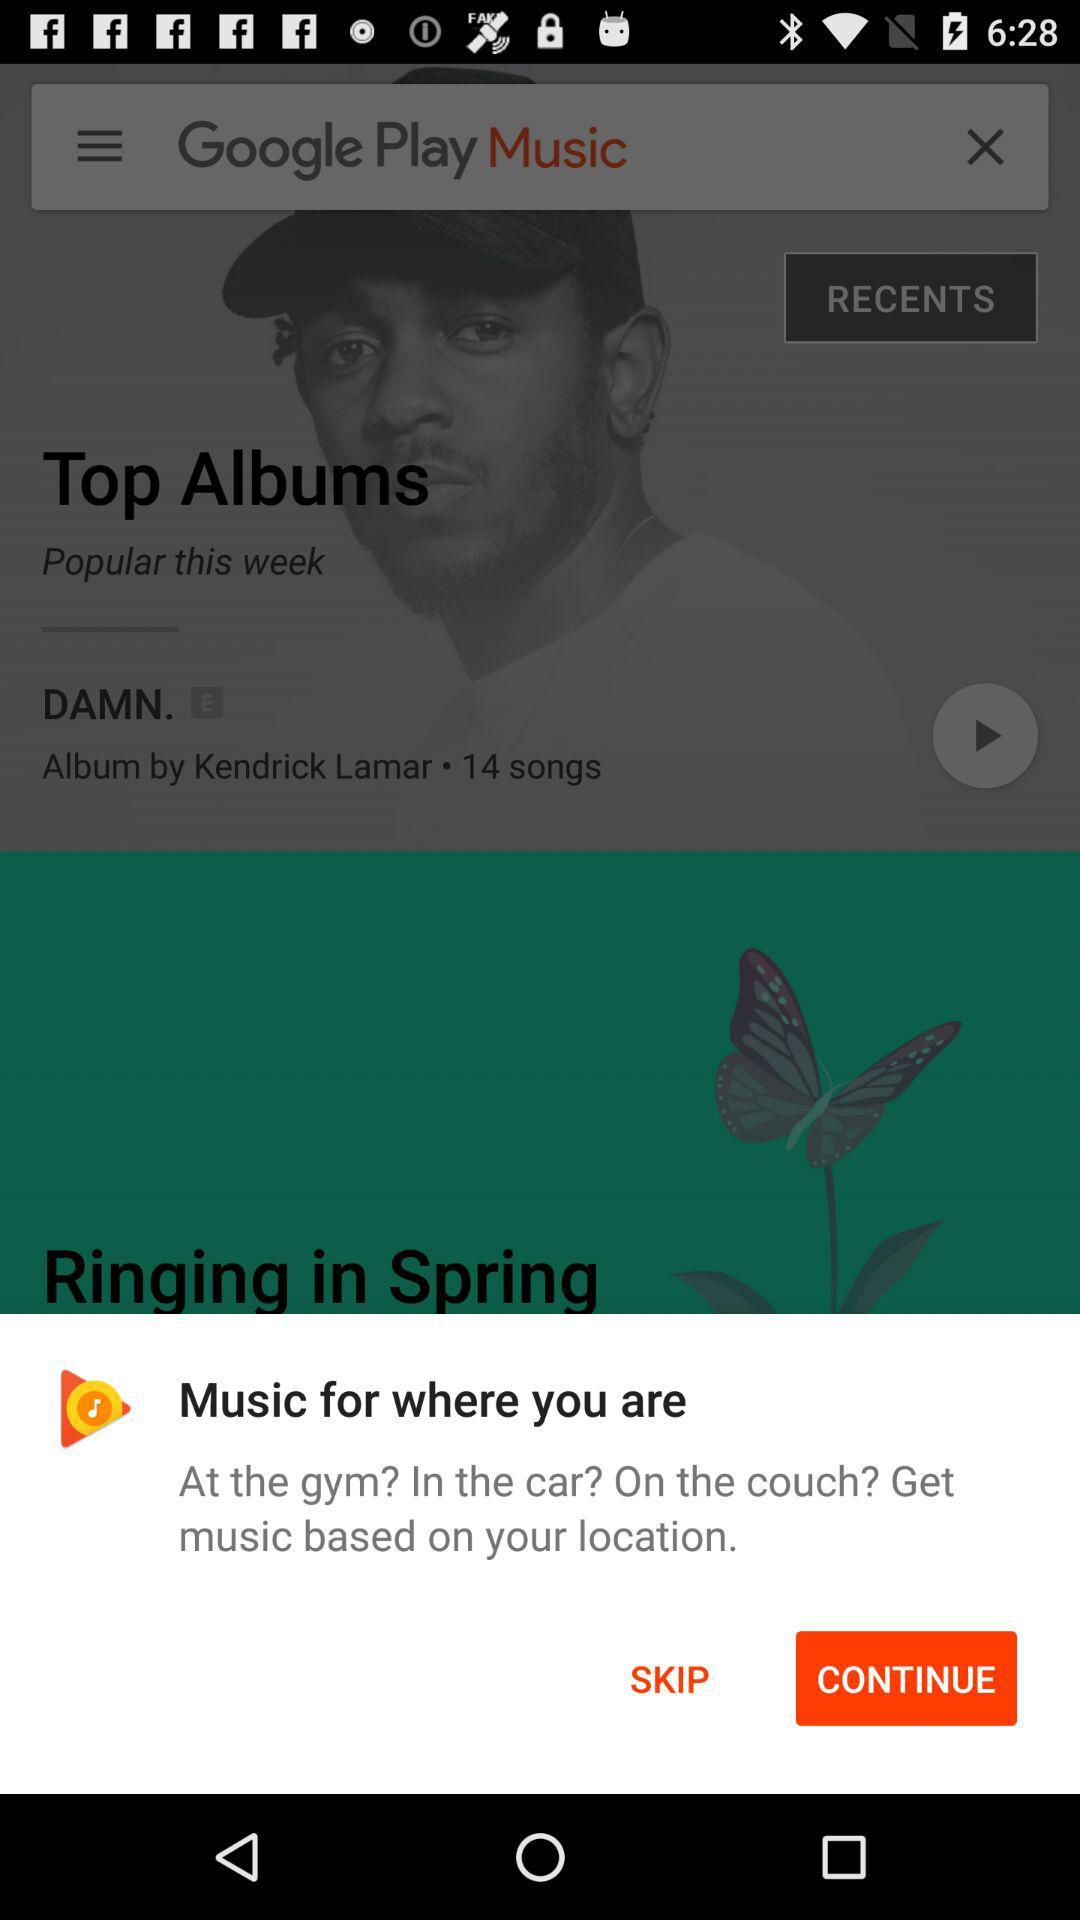  Describe the element at coordinates (906, 1678) in the screenshot. I see `the continue item` at that location.